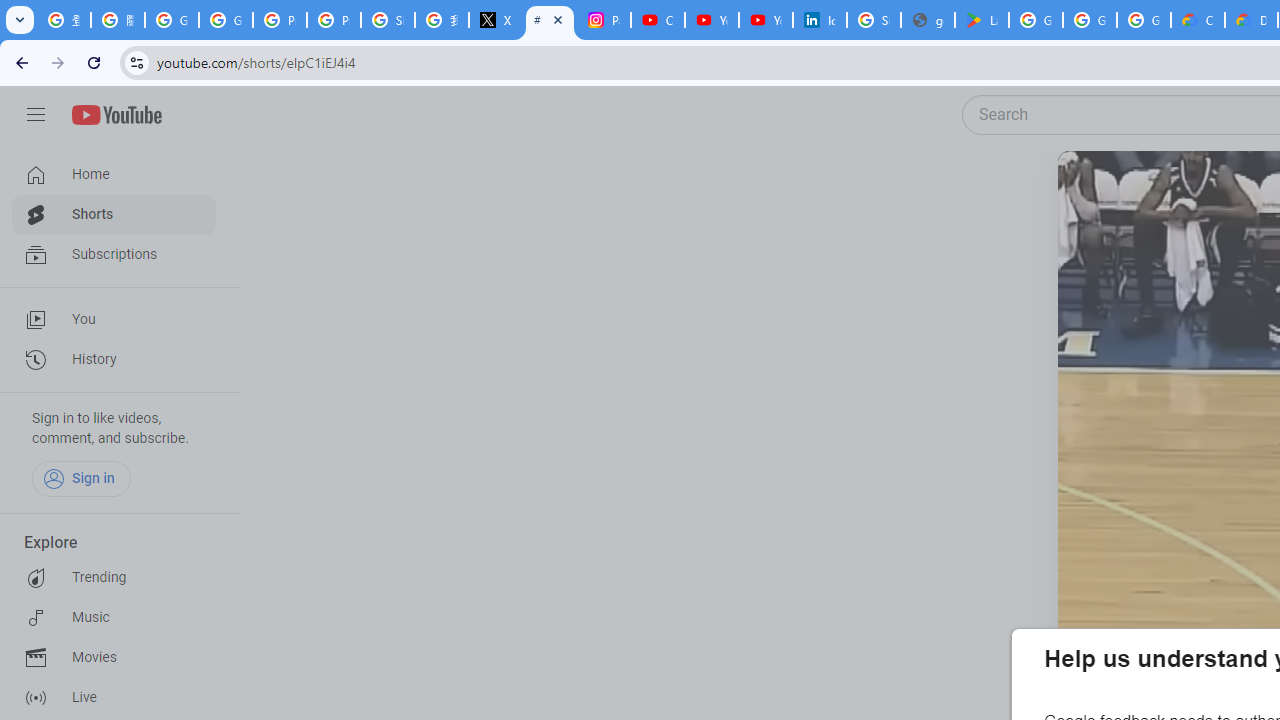  I want to click on 'Subscriptions', so click(112, 253).